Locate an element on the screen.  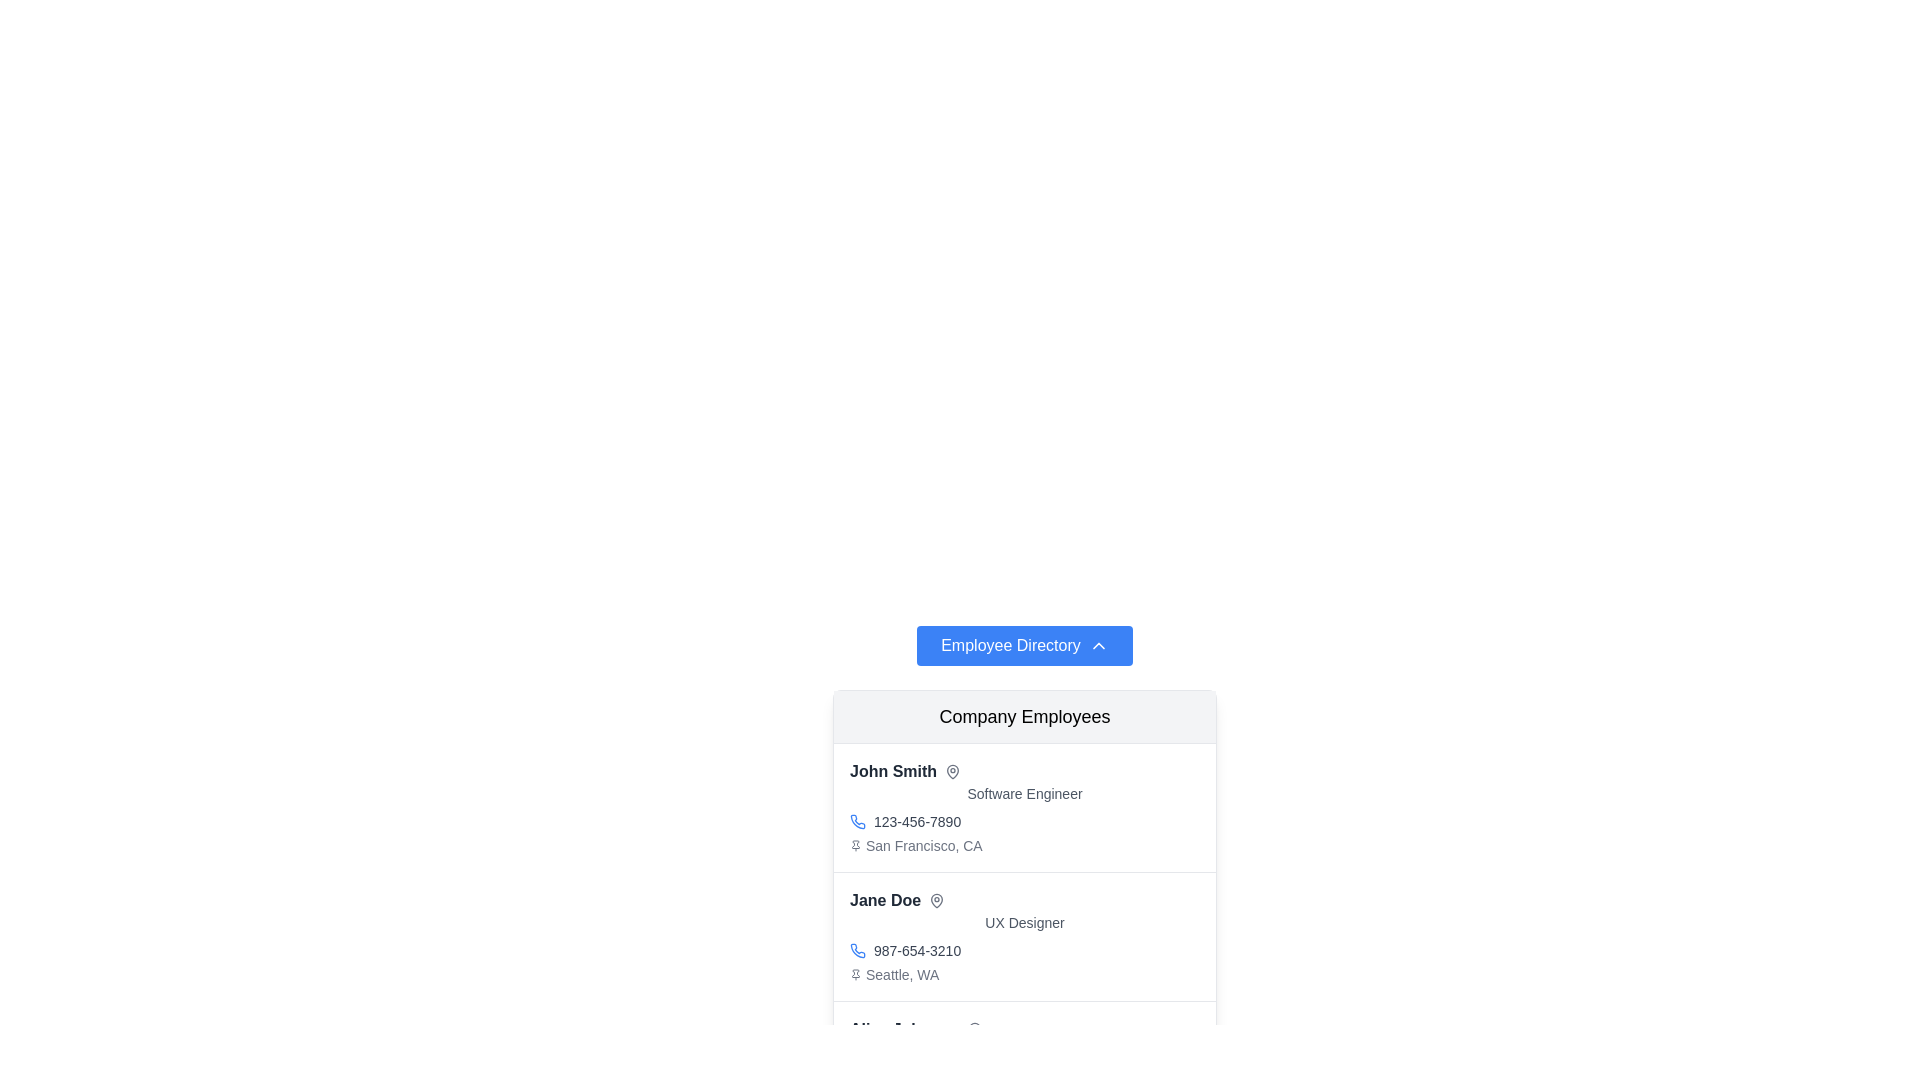
the phone icon, which visually indicates phone-related functionality and is located to the left of the phone number '987-654-3210' in the 'Company Employees' section is located at coordinates (858, 950).